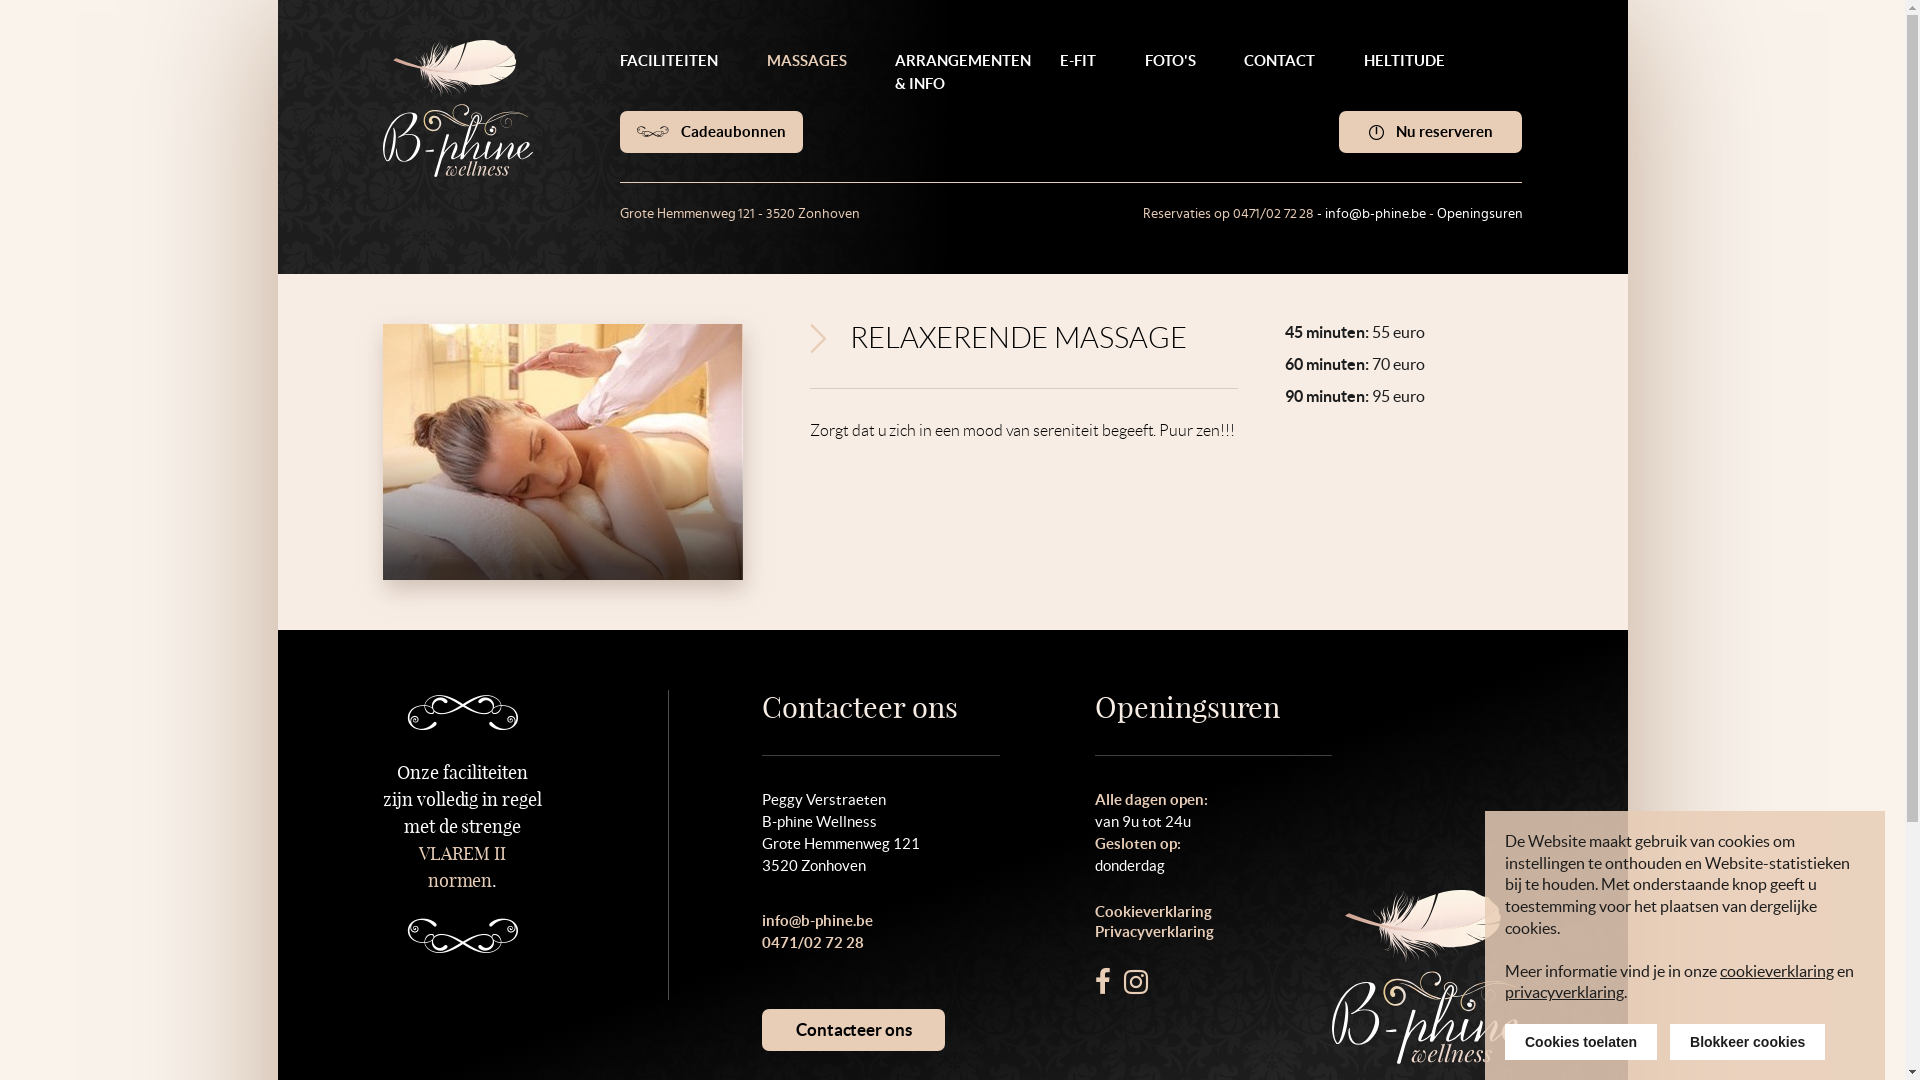  What do you see at coordinates (711, 131) in the screenshot?
I see `'Cadeaubonnen'` at bounding box center [711, 131].